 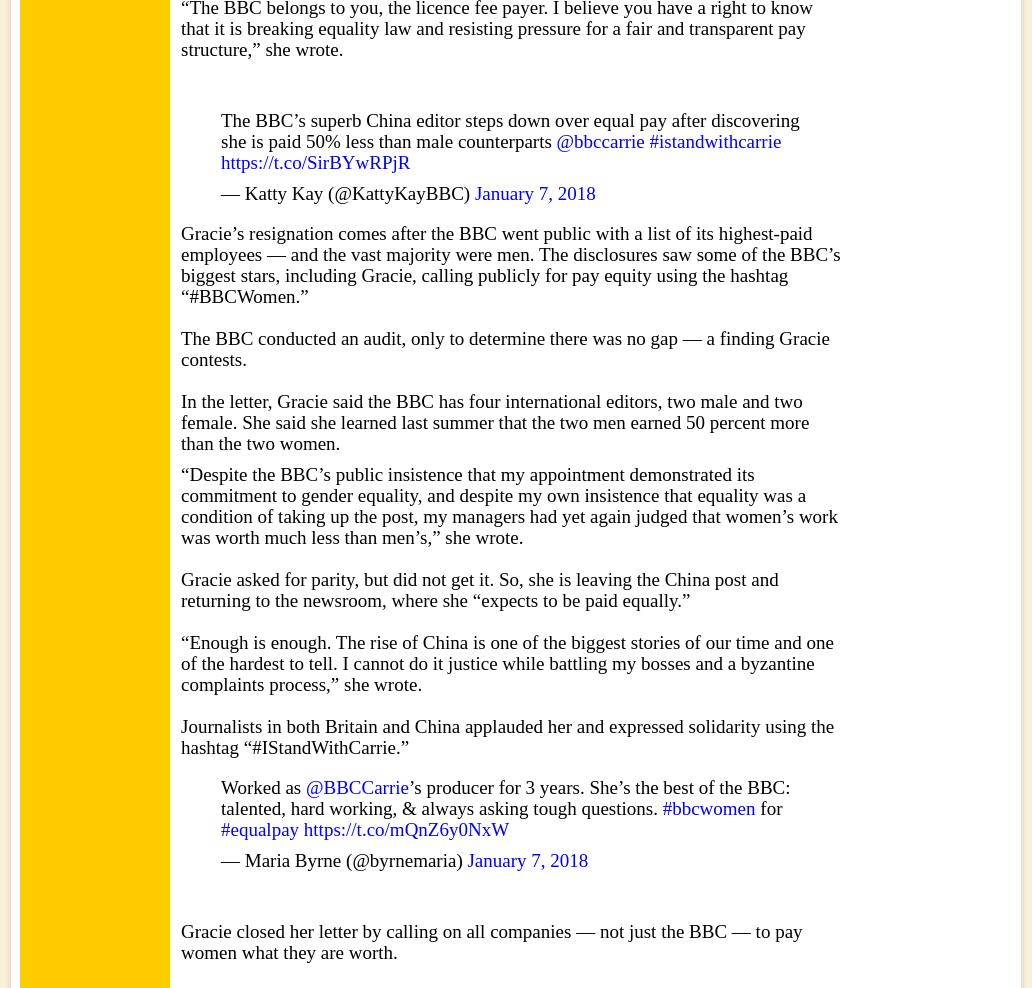 What do you see at coordinates (507, 504) in the screenshot?
I see `'“Despite the BBC’s public insistence that my appointment demonstrated its commitment to gender equality, and despite my own insistence that equality was a condition of taking up the post, my managers had yet again judged that women’s work was worth much less than men’s,” she wrote.'` at bounding box center [507, 504].